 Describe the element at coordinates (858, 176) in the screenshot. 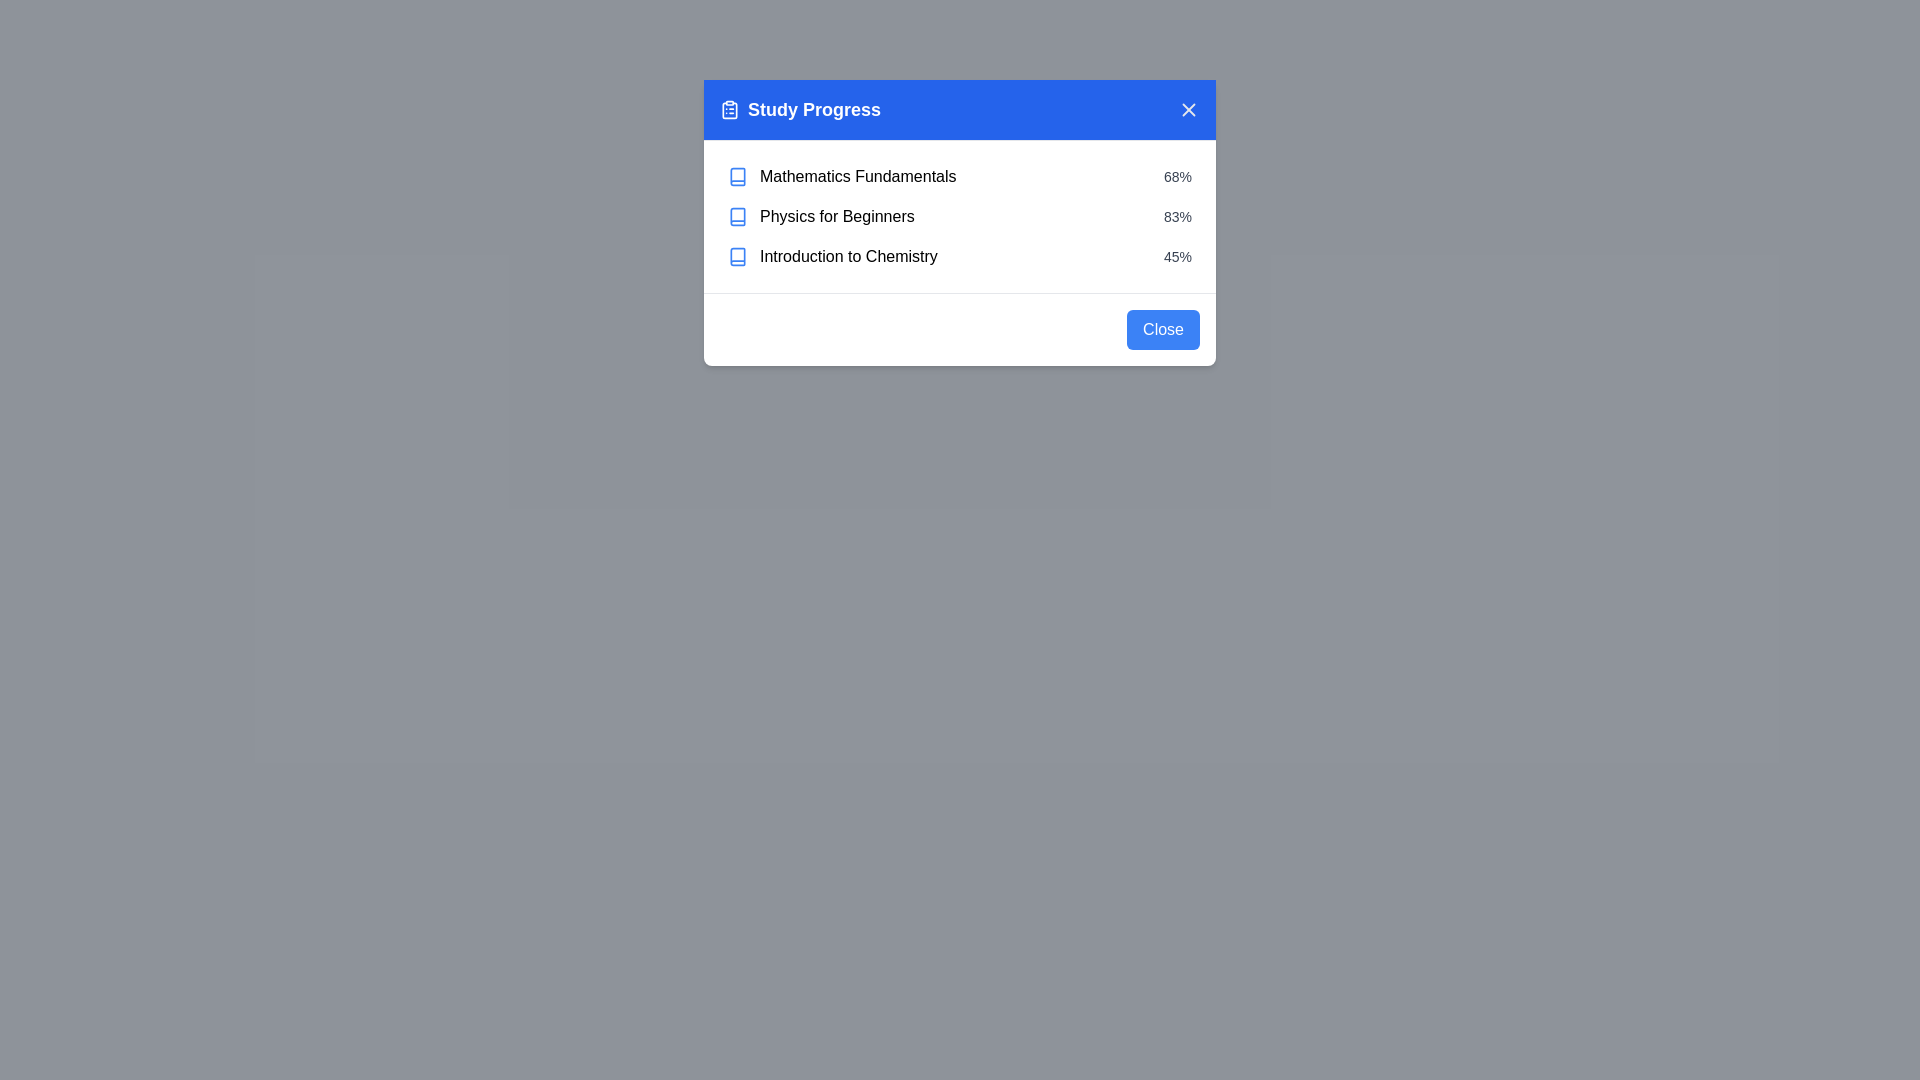

I see `the text label for the first item in the 'Study Progress' list` at that location.